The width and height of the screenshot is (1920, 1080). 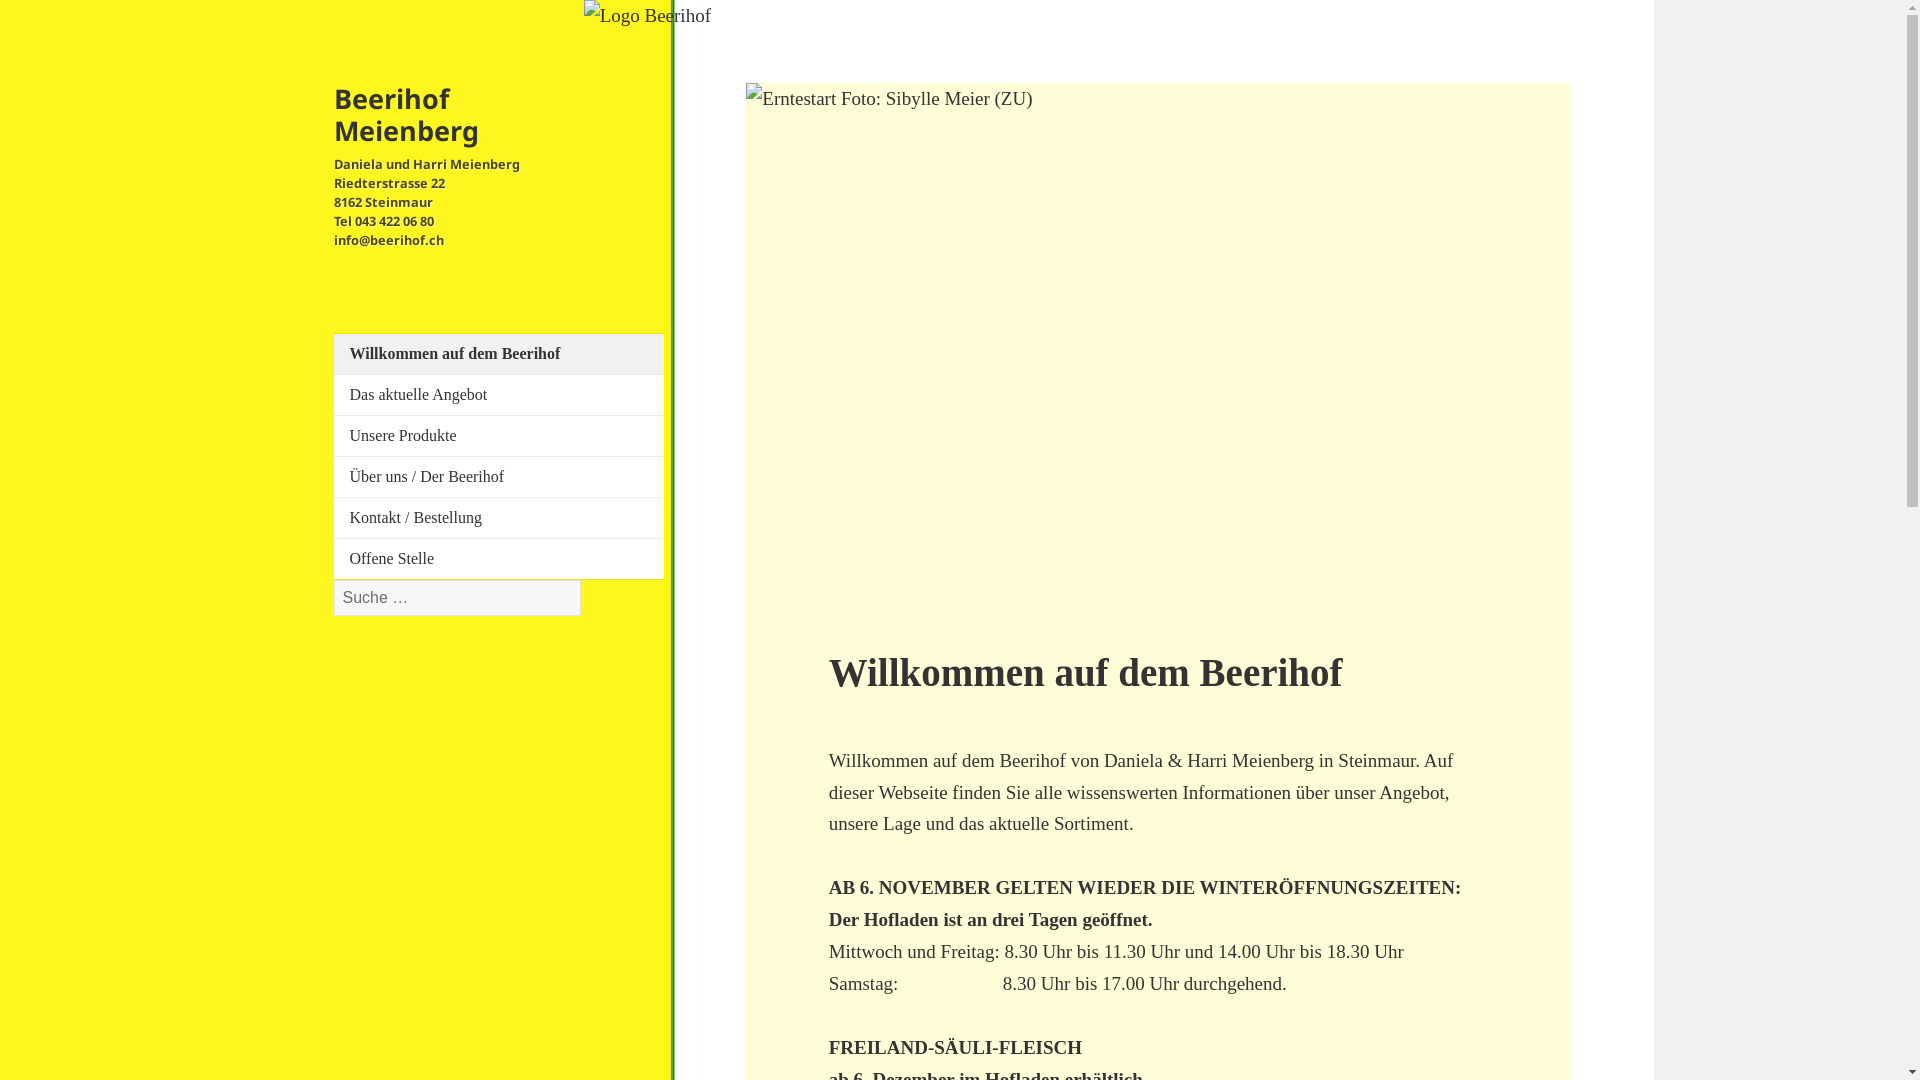 I want to click on 'Logo Beerihof', so click(x=647, y=15).